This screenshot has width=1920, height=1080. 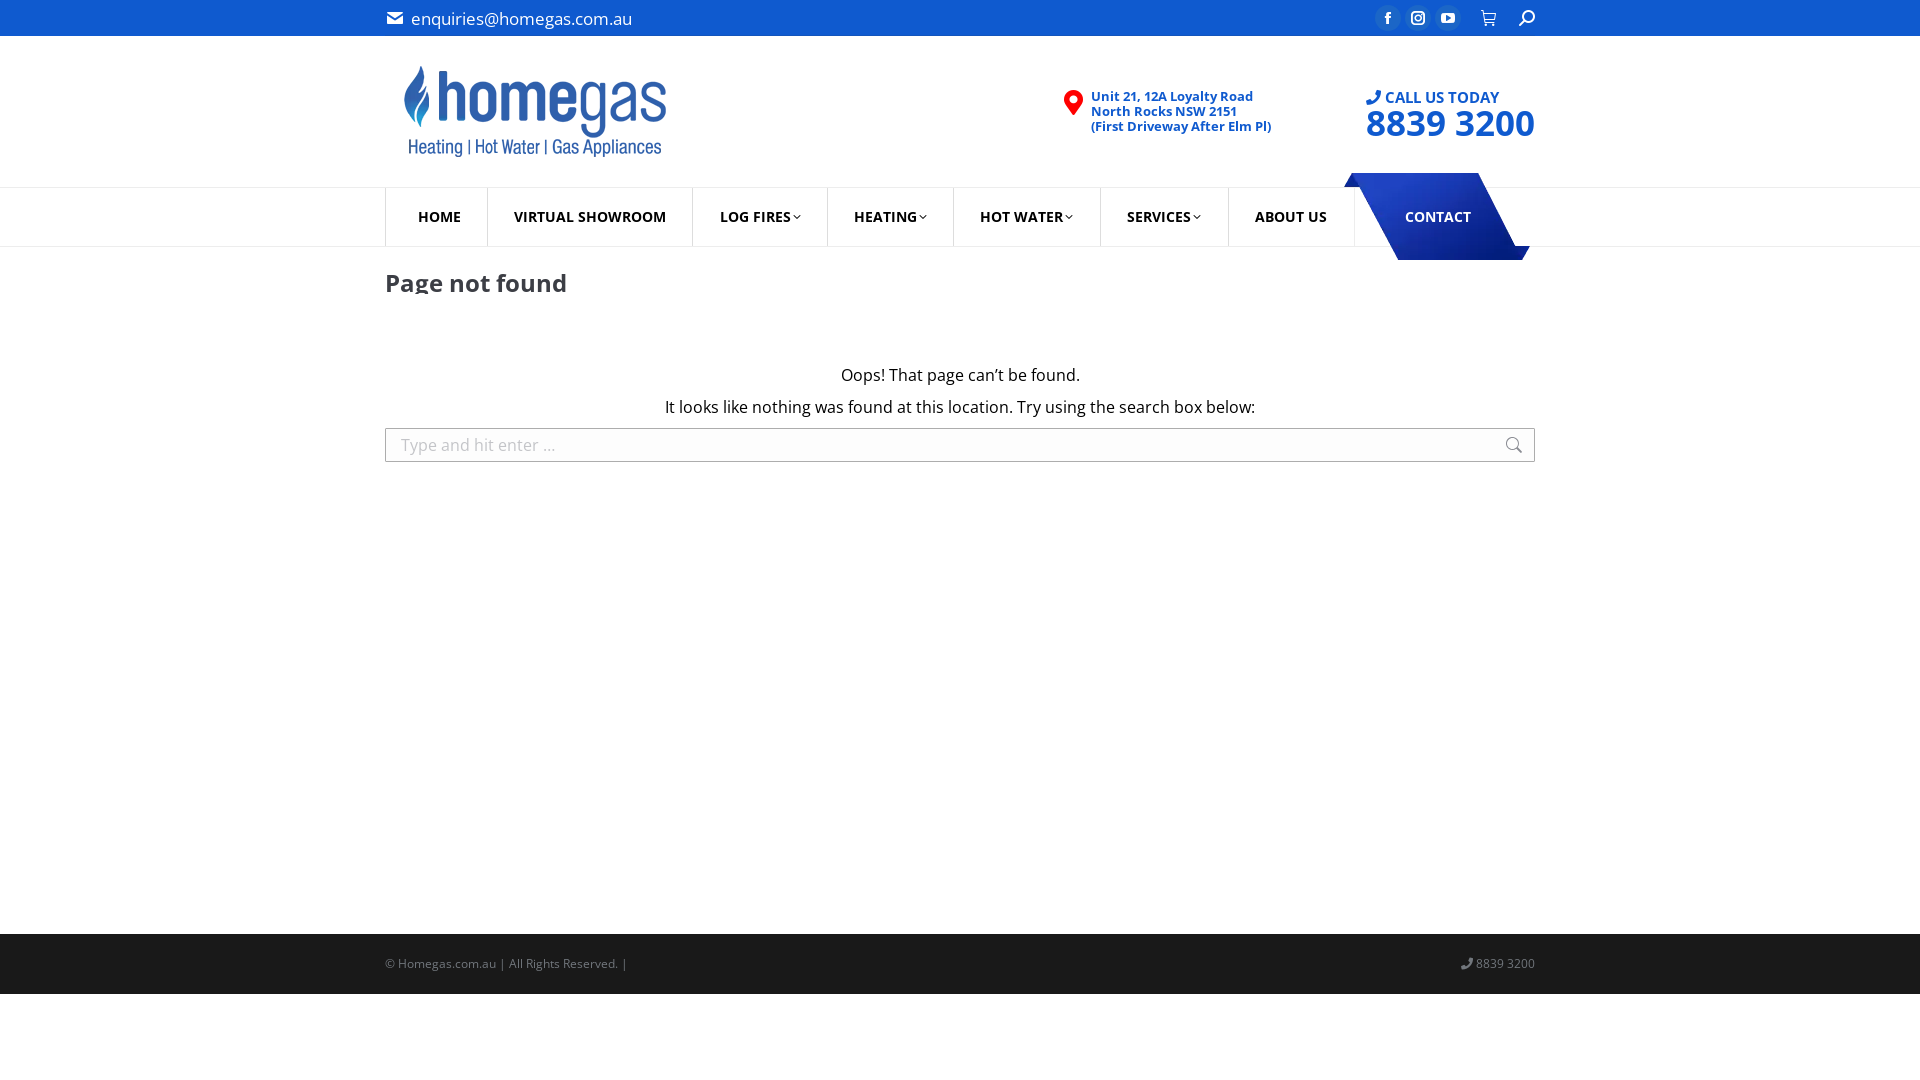 What do you see at coordinates (828, 216) in the screenshot?
I see `'HEATING'` at bounding box center [828, 216].